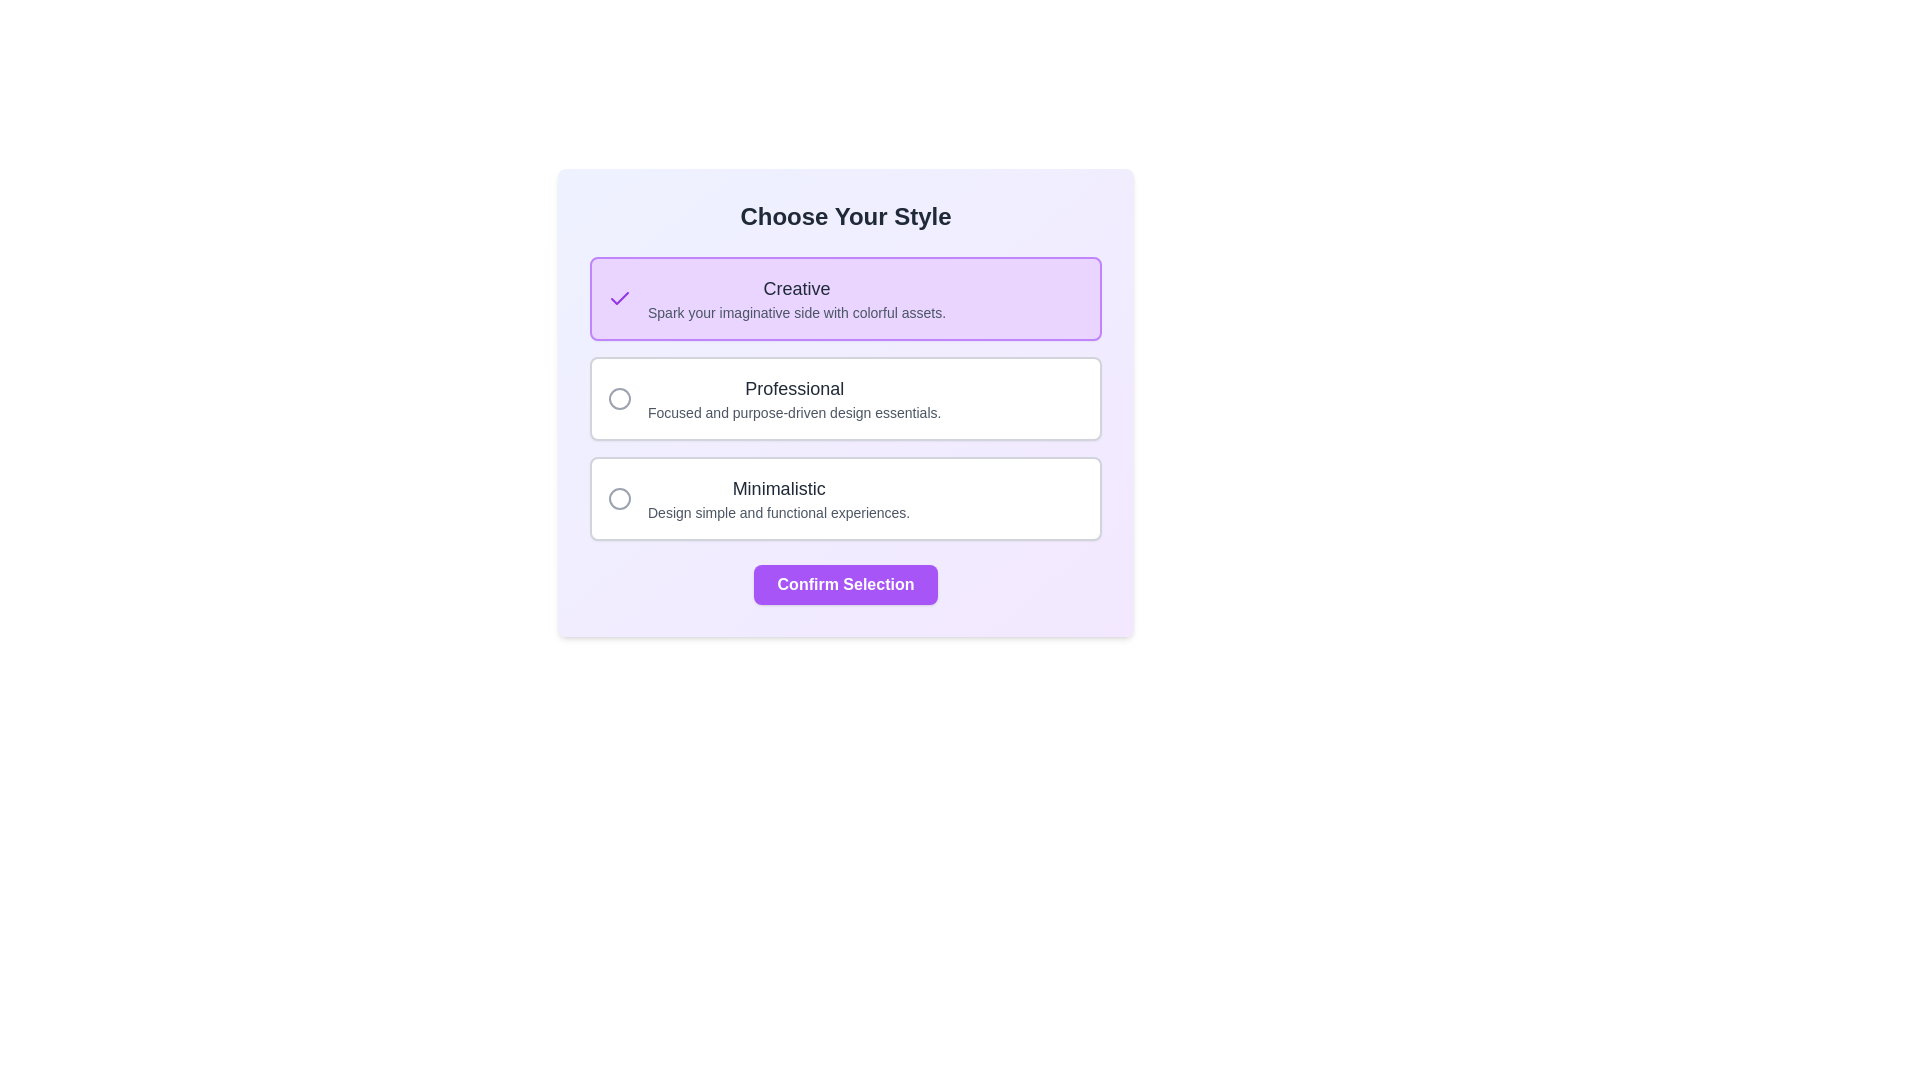  Describe the element at coordinates (778, 497) in the screenshot. I see `static text block titled 'Minimalistic' which describes 'Design simple and functional experiences.' located in the third option block of the vertical selection menu` at that location.